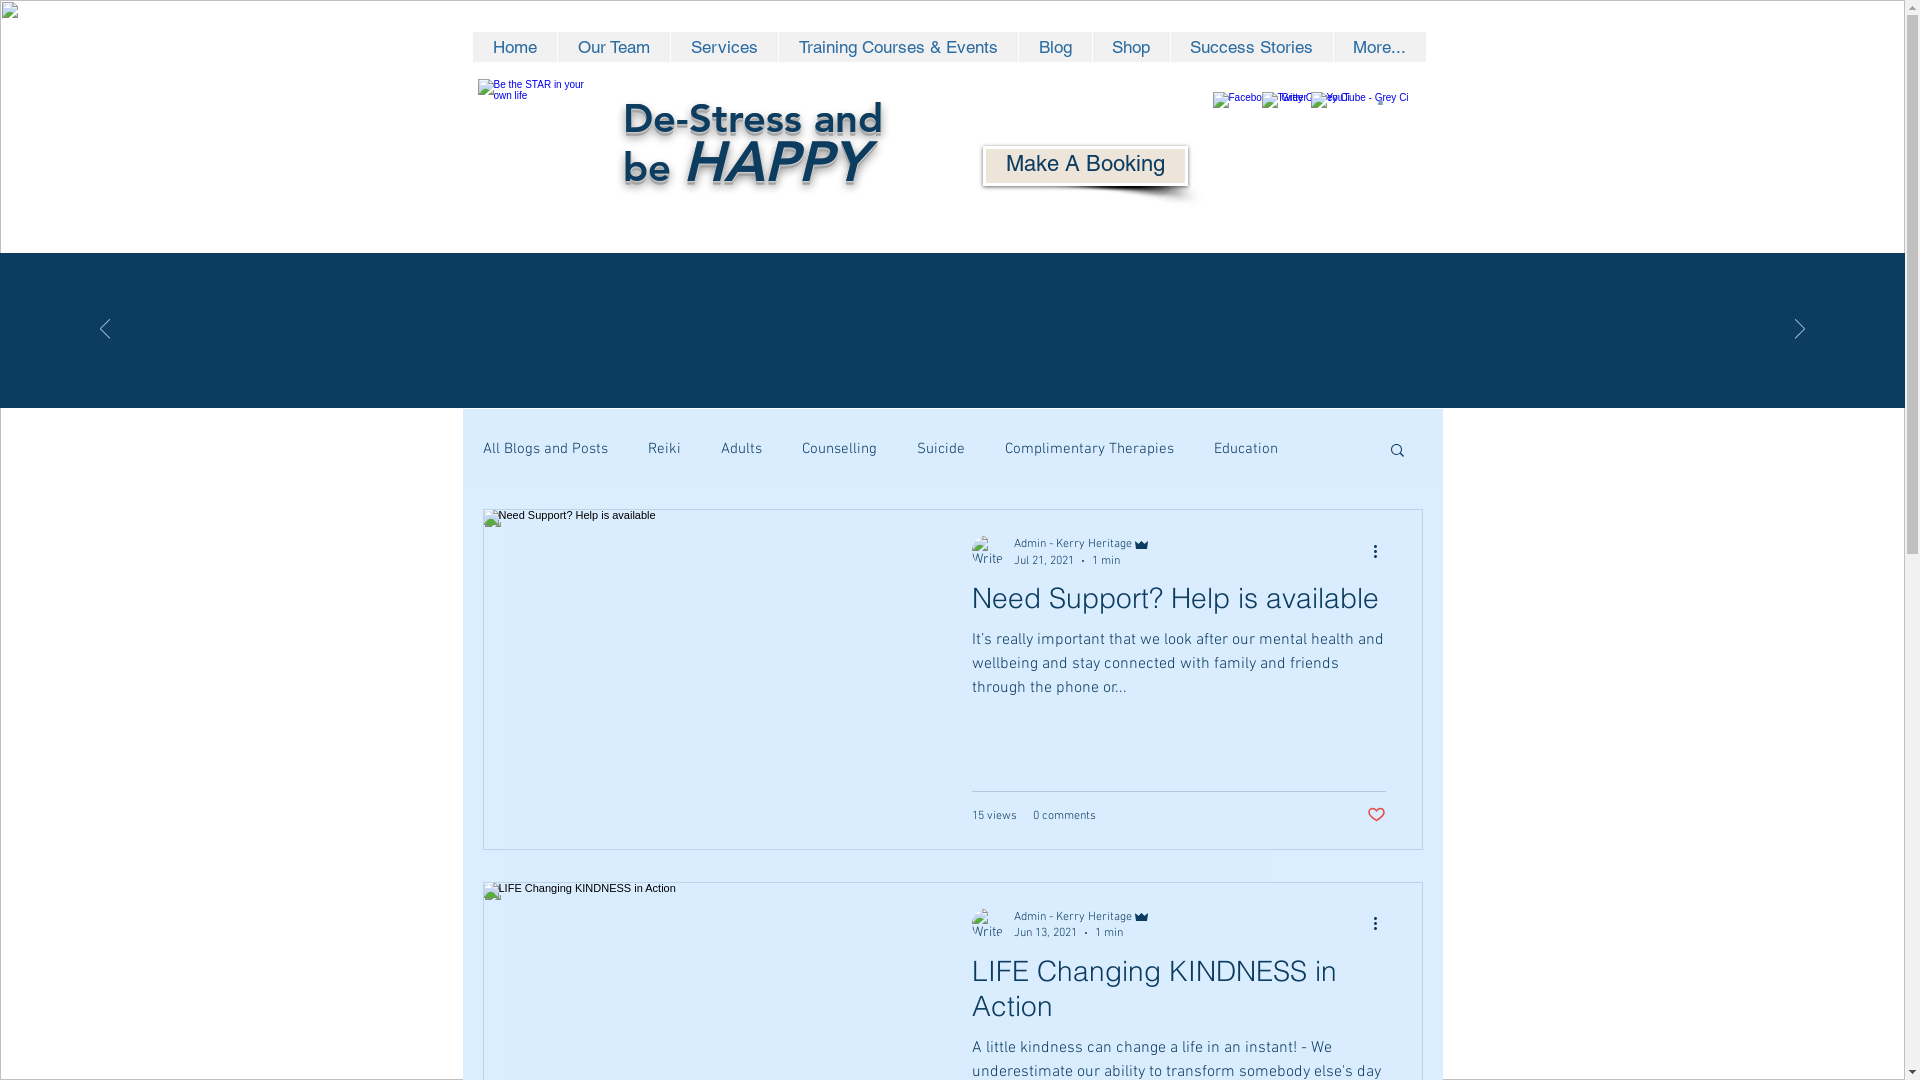 The width and height of the screenshot is (1920, 1080). Describe the element at coordinates (1374, 814) in the screenshot. I see `'Post not marked as liked'` at that location.